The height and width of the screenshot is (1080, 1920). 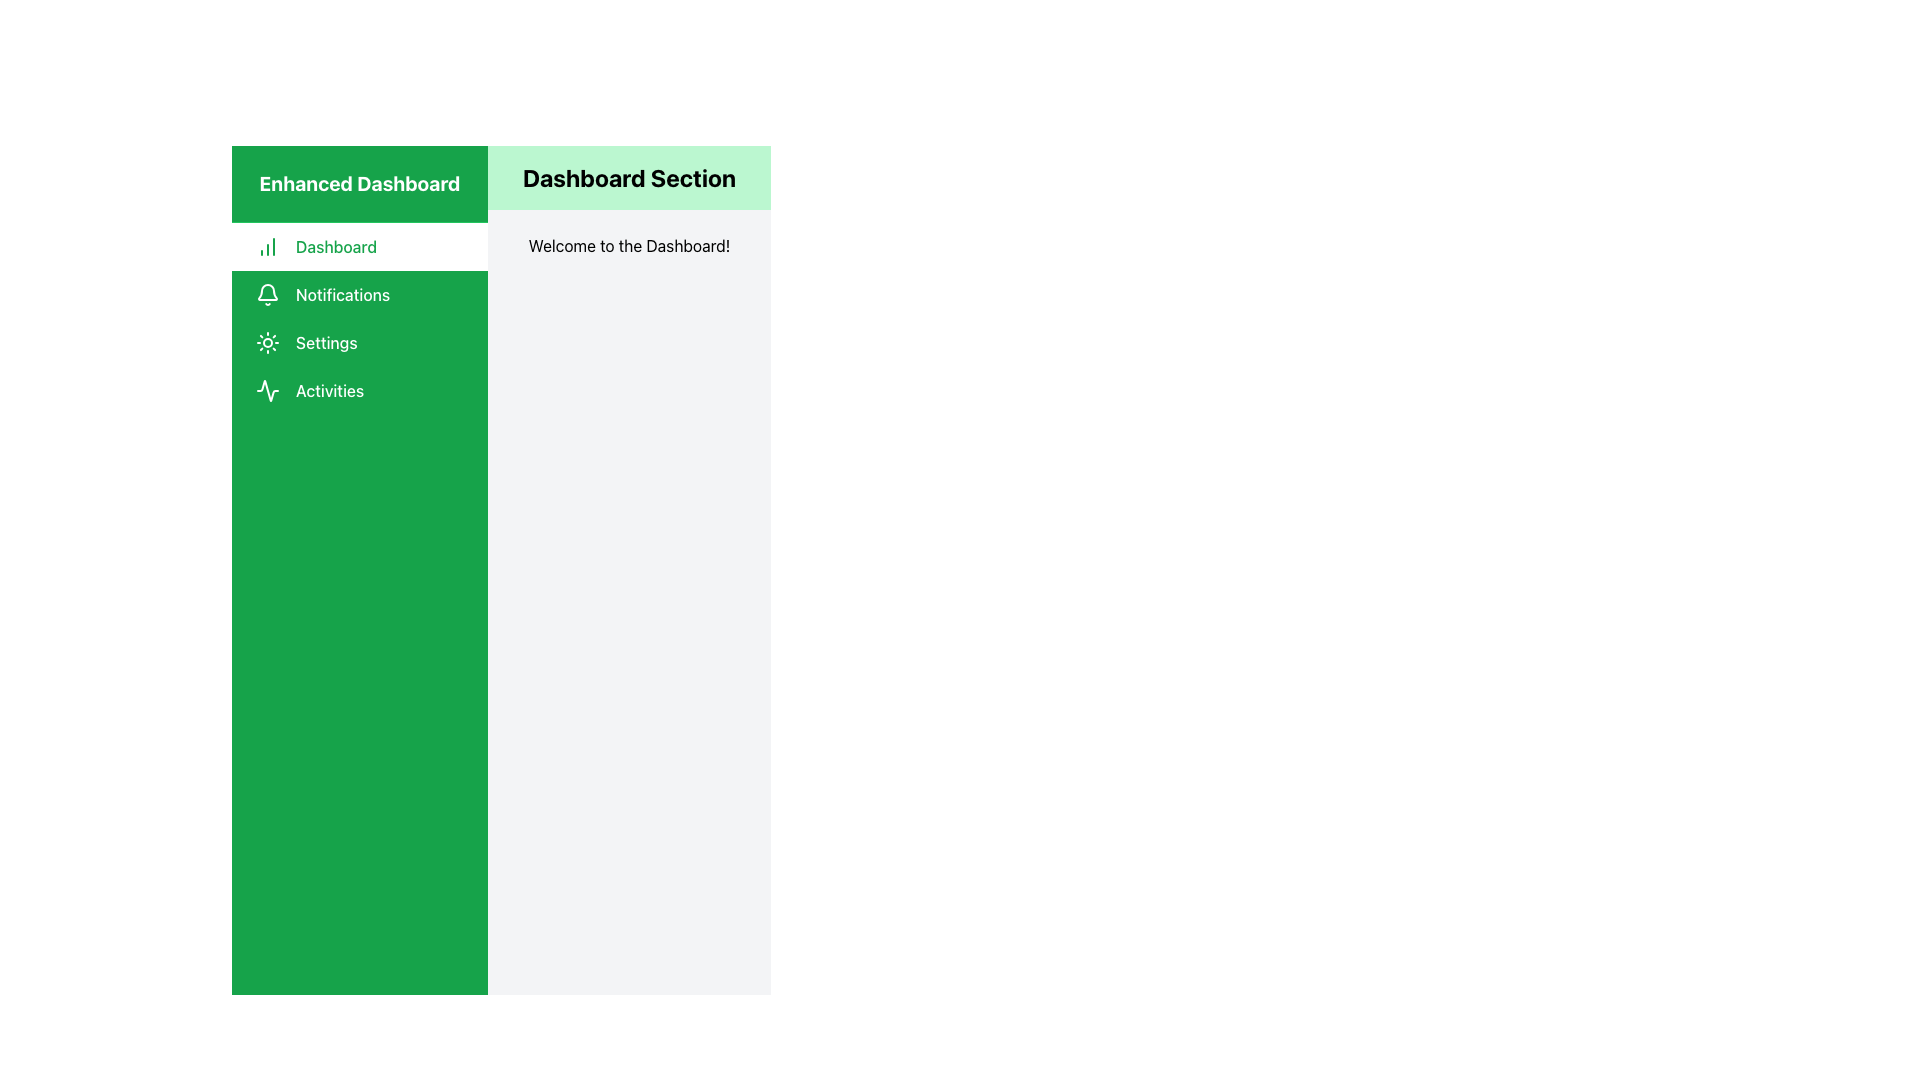 What do you see at coordinates (336, 245) in the screenshot?
I see `text label that serves as a descriptor for accessing the dashboard section, located inside the vertical menu bar immediately below the 'Enhanced Dashboard' group header` at bounding box center [336, 245].